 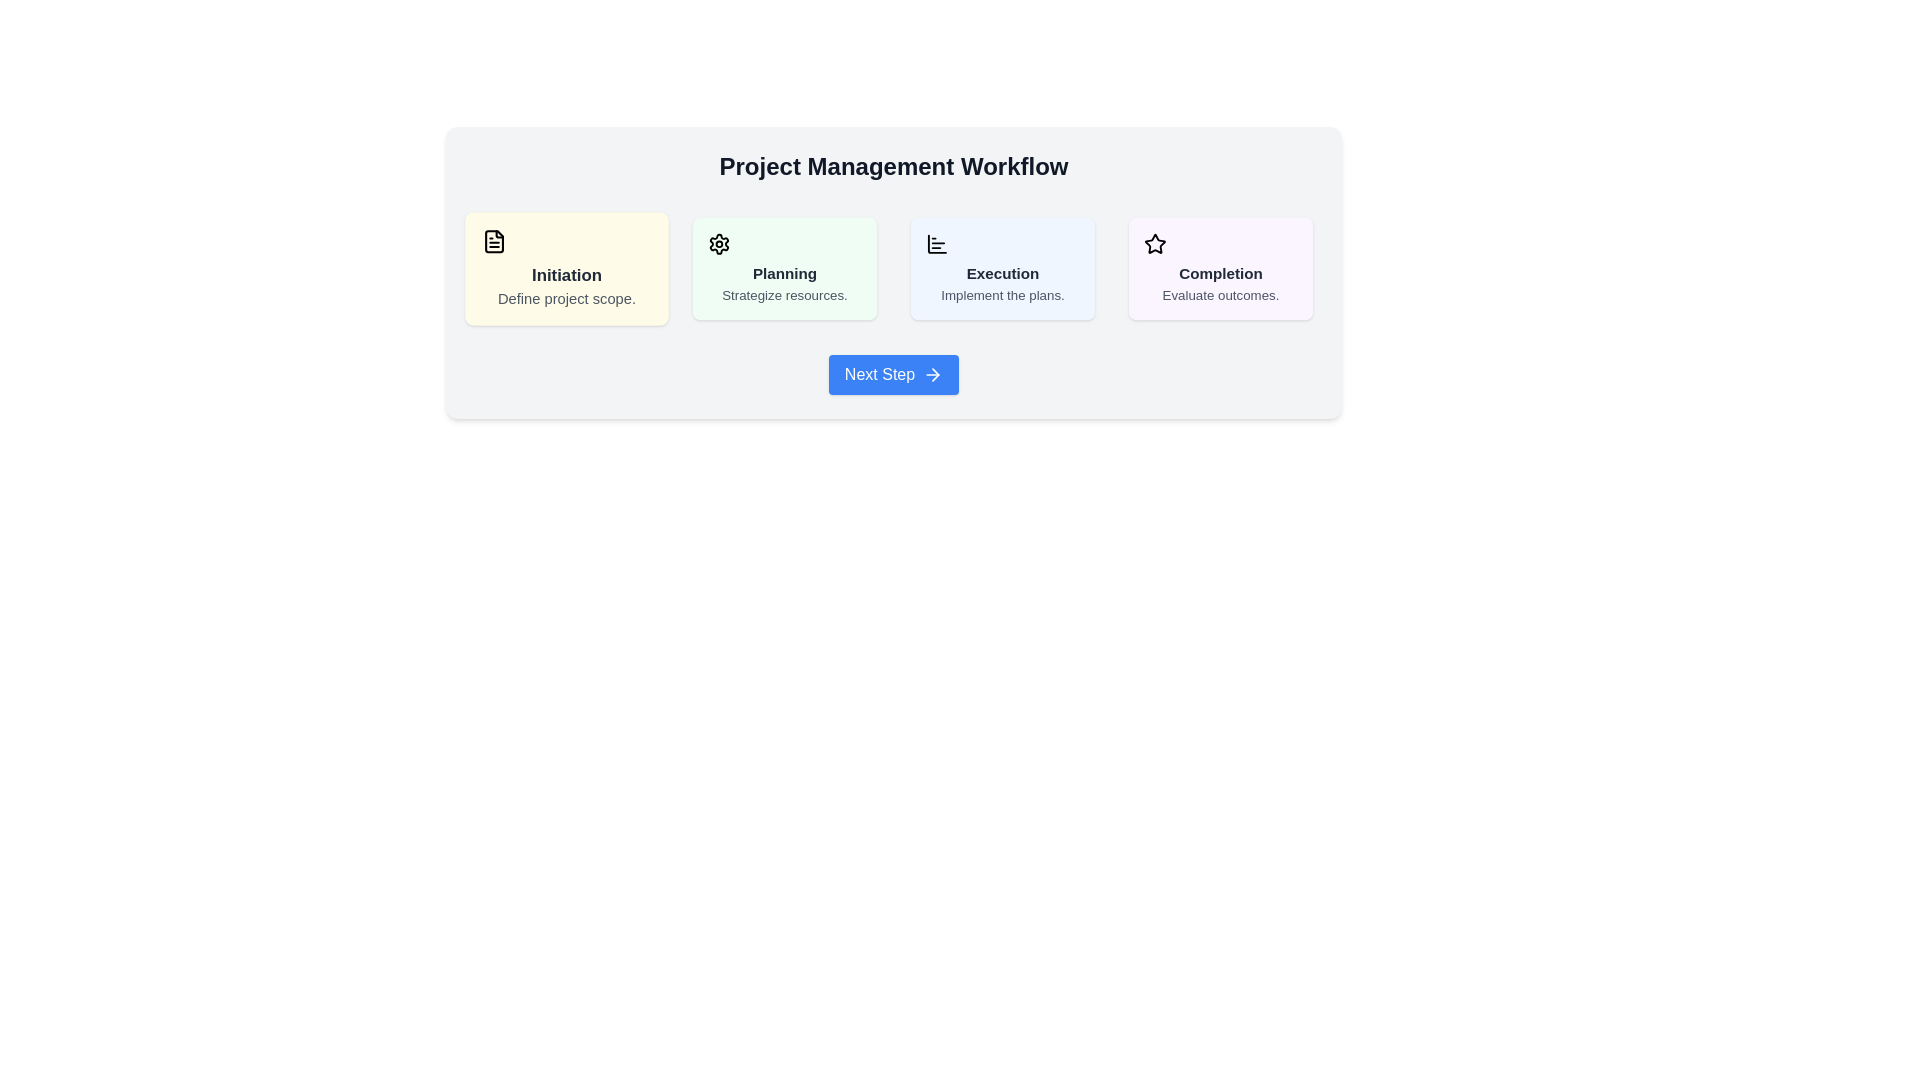 I want to click on the blue gradient card titled 'Execution' that contains a bar chart icon, positioned in the grid layout under 'Project Management Workflow', so click(x=1003, y=266).